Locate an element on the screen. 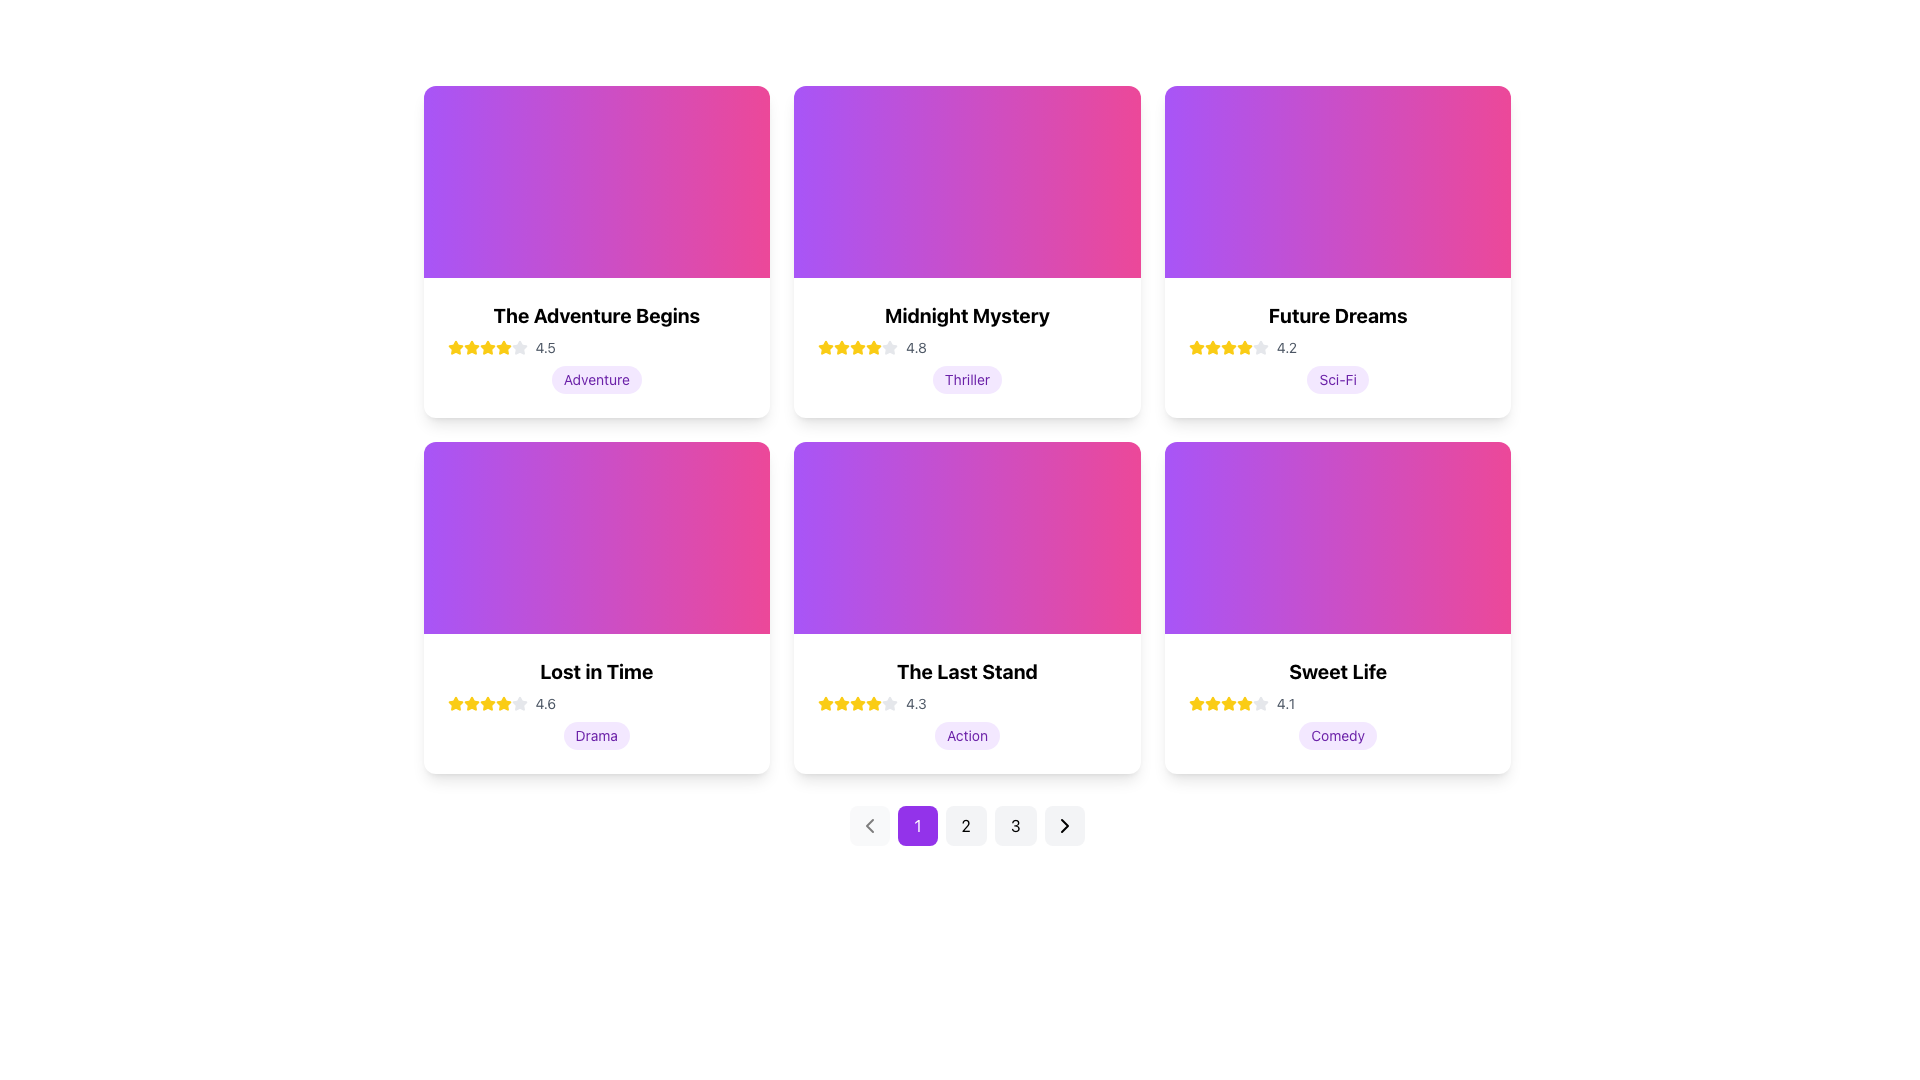 Image resolution: width=1920 pixels, height=1080 pixels. the second star icon in a row of five, located below the title 'The Adventure Begins' and to the left of the numeric rating text '4.5', to indicate a filled state for the rating is located at coordinates (503, 346).